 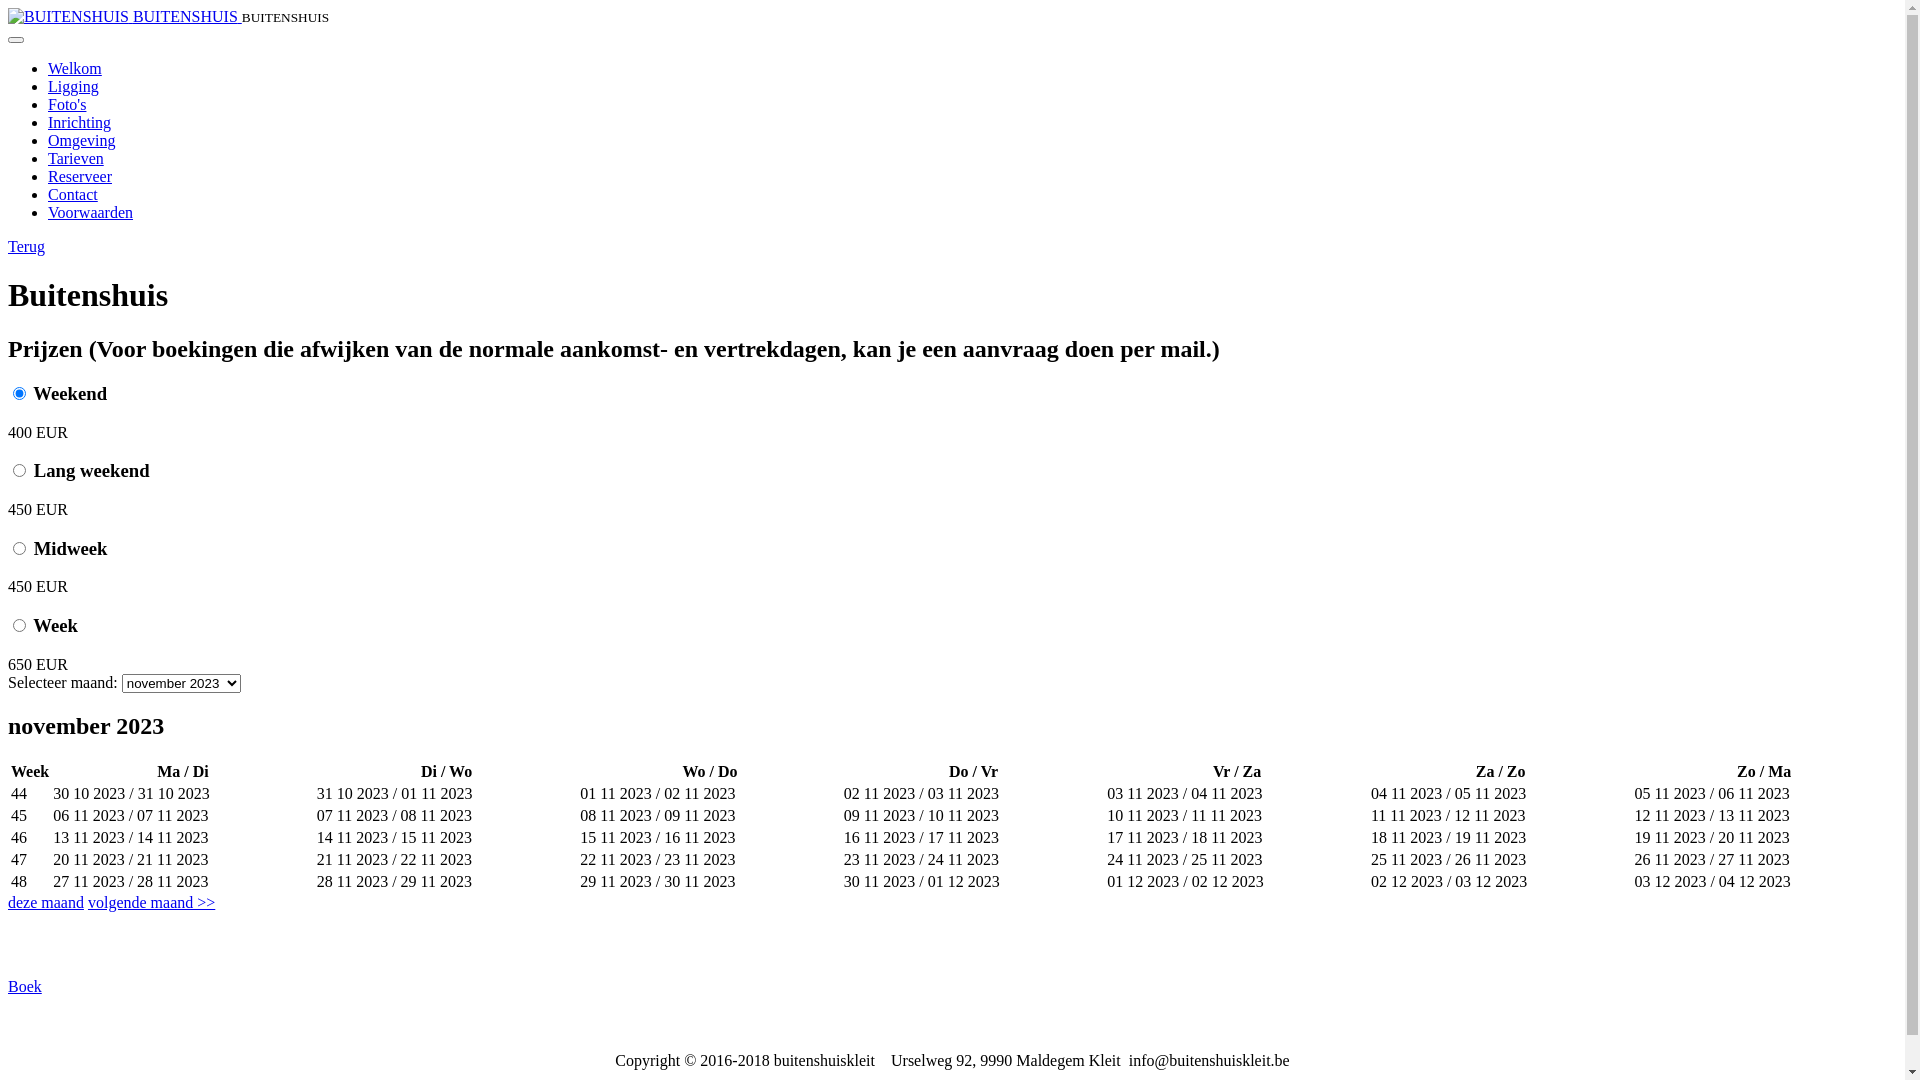 I want to click on 'Boek', so click(x=24, y=985).